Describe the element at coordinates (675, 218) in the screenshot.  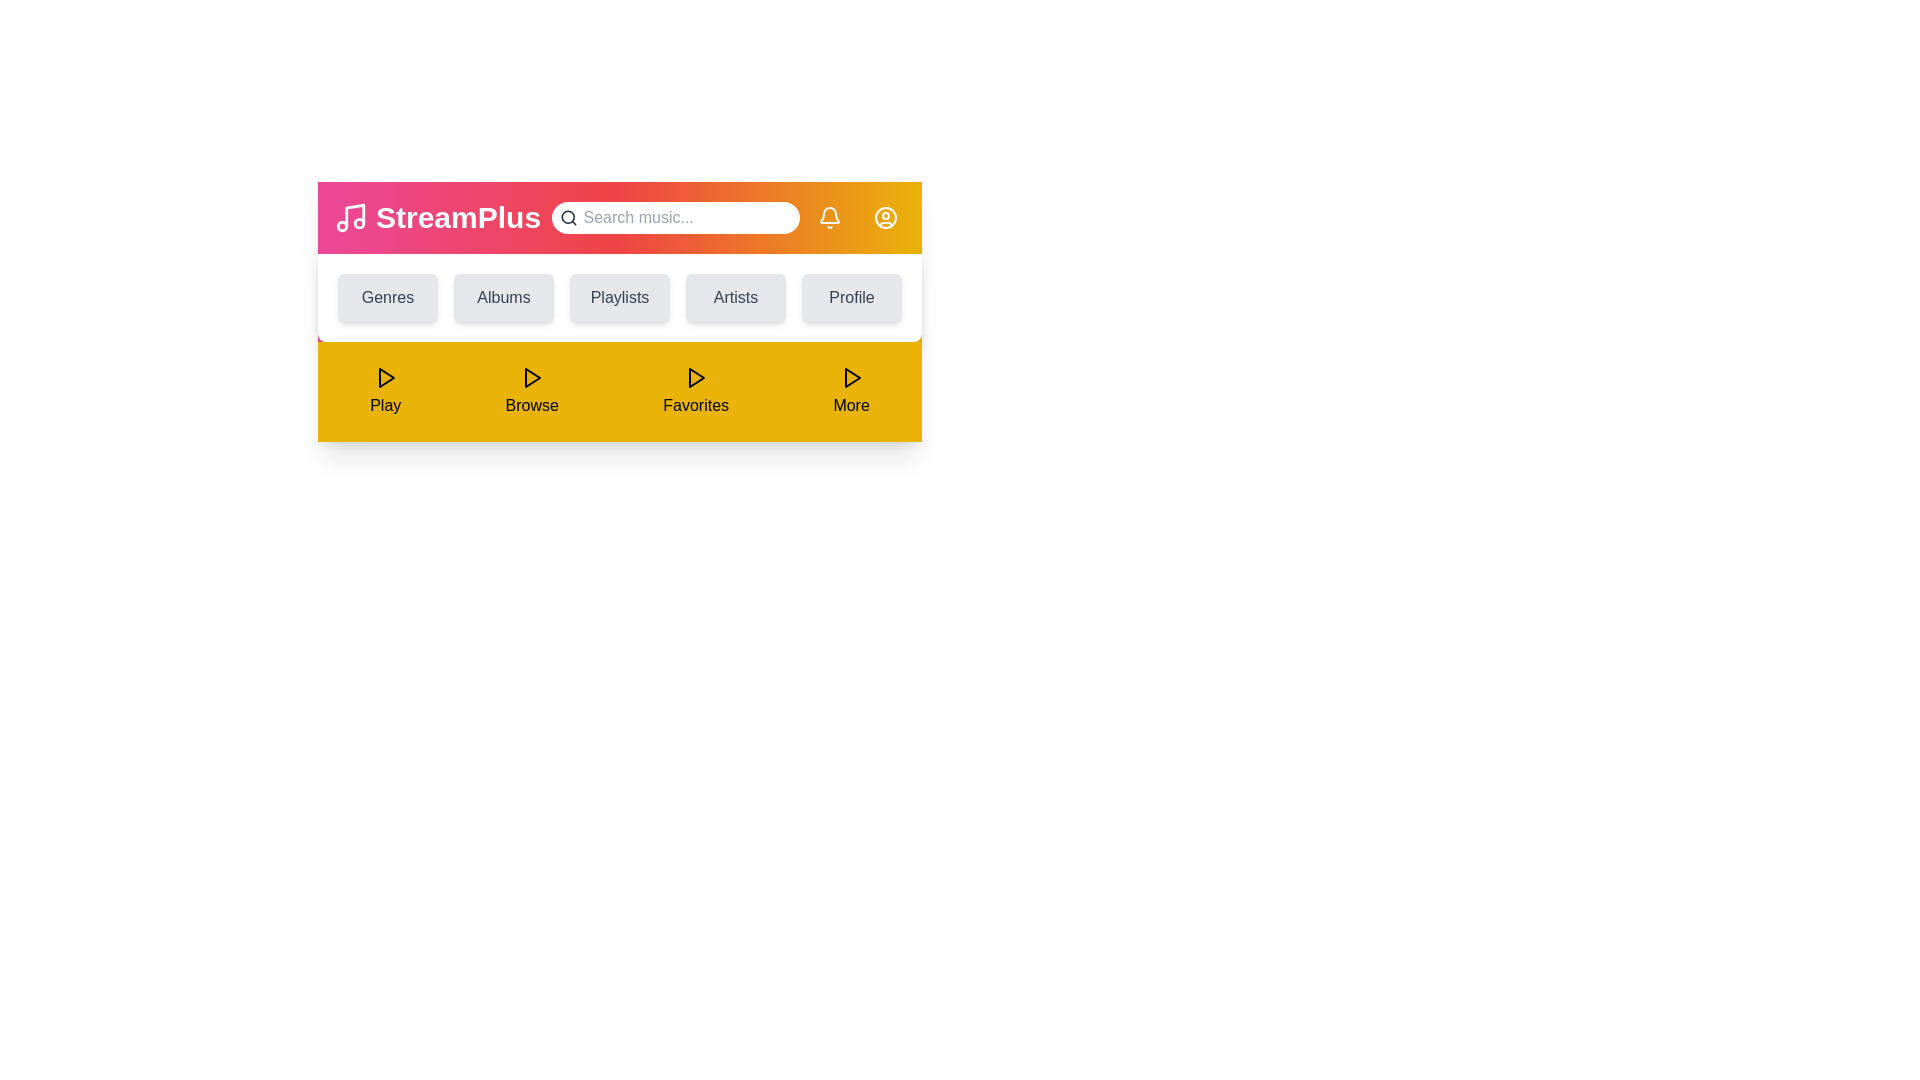
I see `the search input field to focus on it for typing a query` at that location.